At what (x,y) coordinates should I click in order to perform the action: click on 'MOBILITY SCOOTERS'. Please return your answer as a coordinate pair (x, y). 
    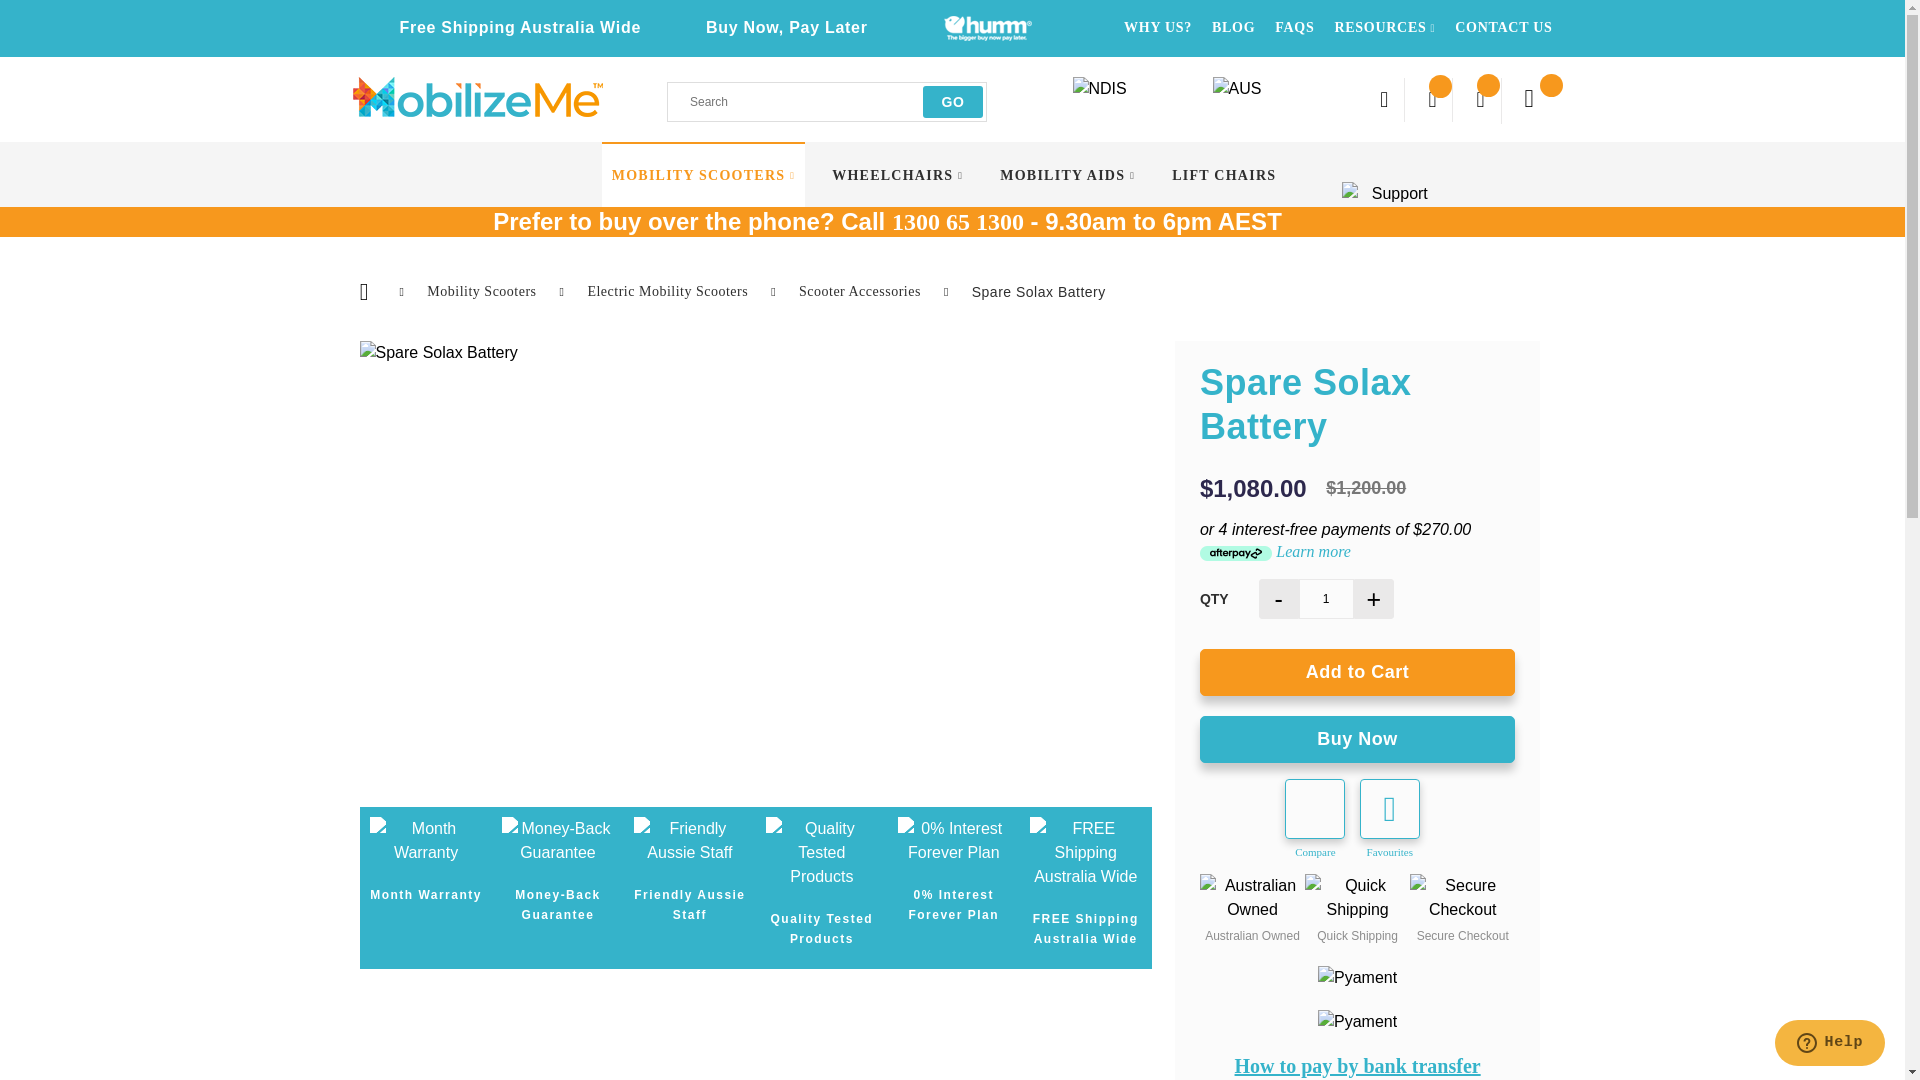
    Looking at the image, I should click on (704, 174).